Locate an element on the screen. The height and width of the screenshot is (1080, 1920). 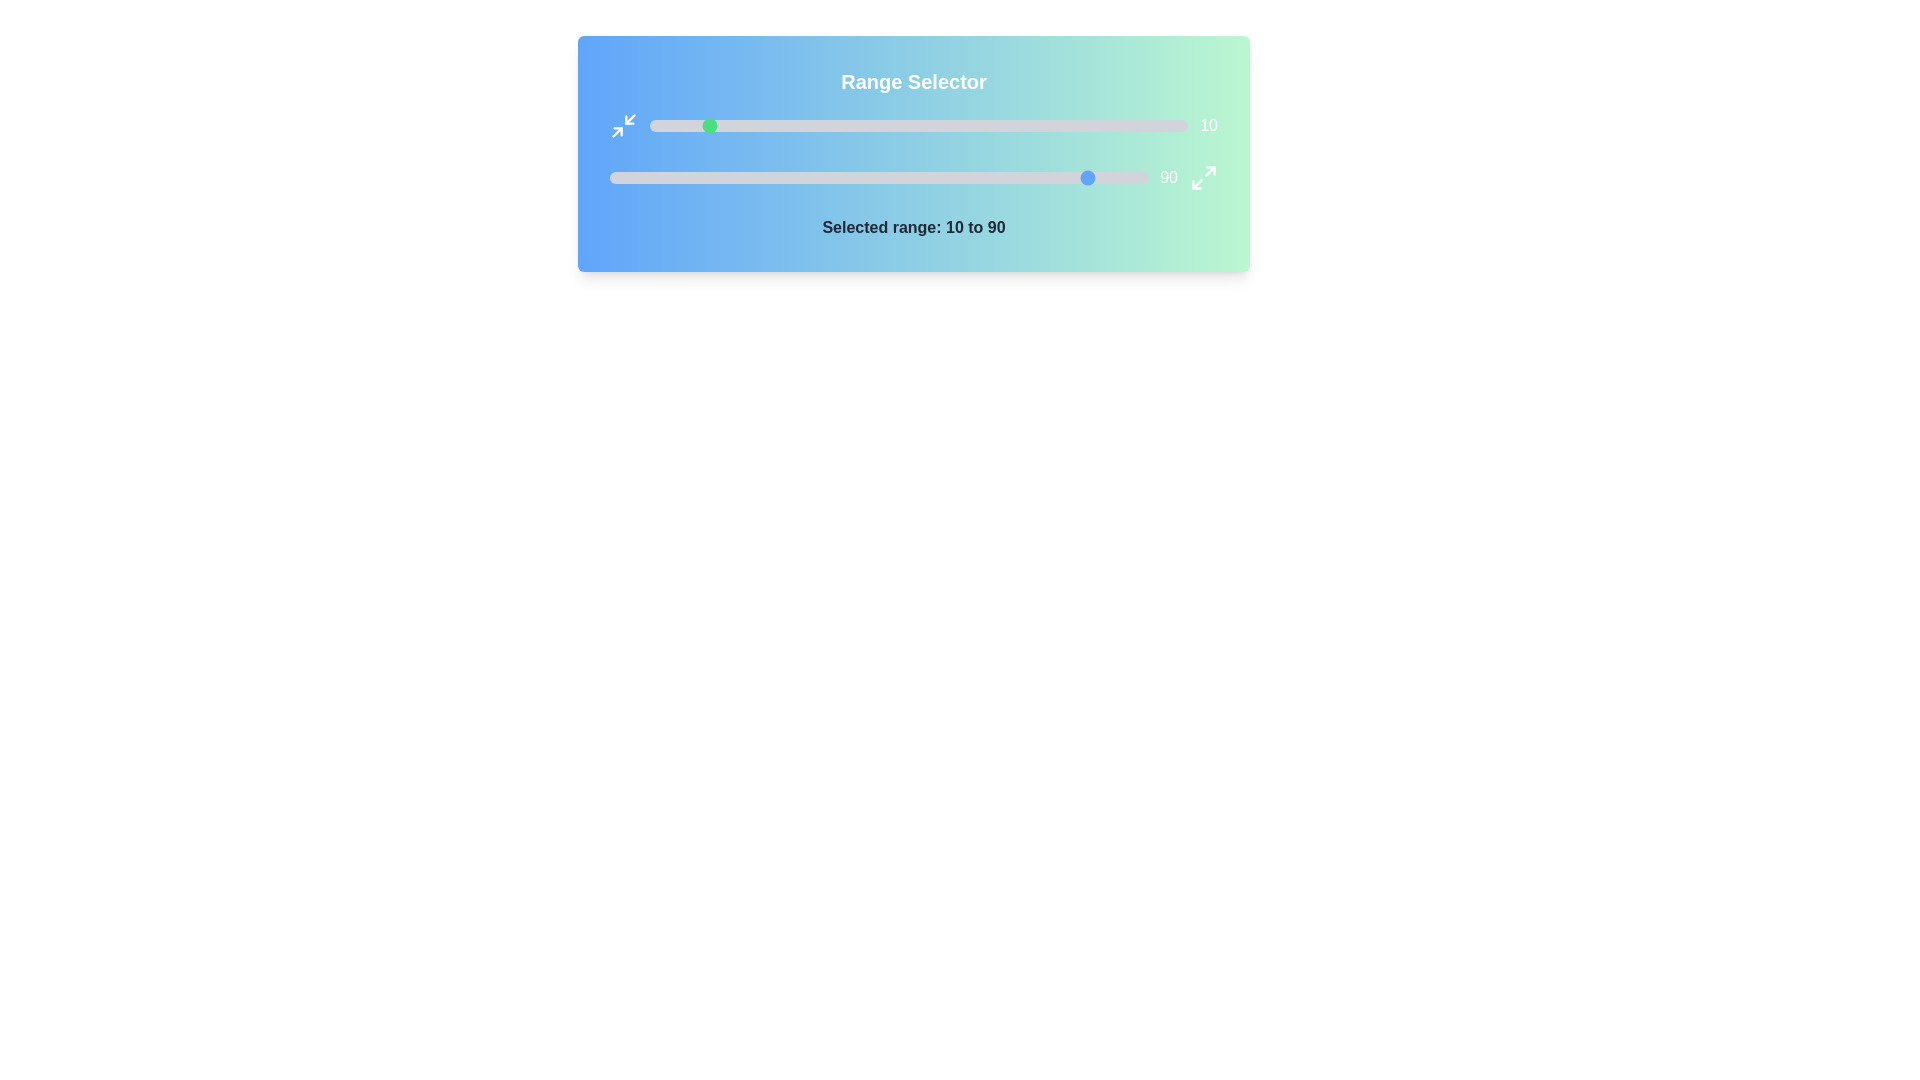
the slider value is located at coordinates (970, 176).